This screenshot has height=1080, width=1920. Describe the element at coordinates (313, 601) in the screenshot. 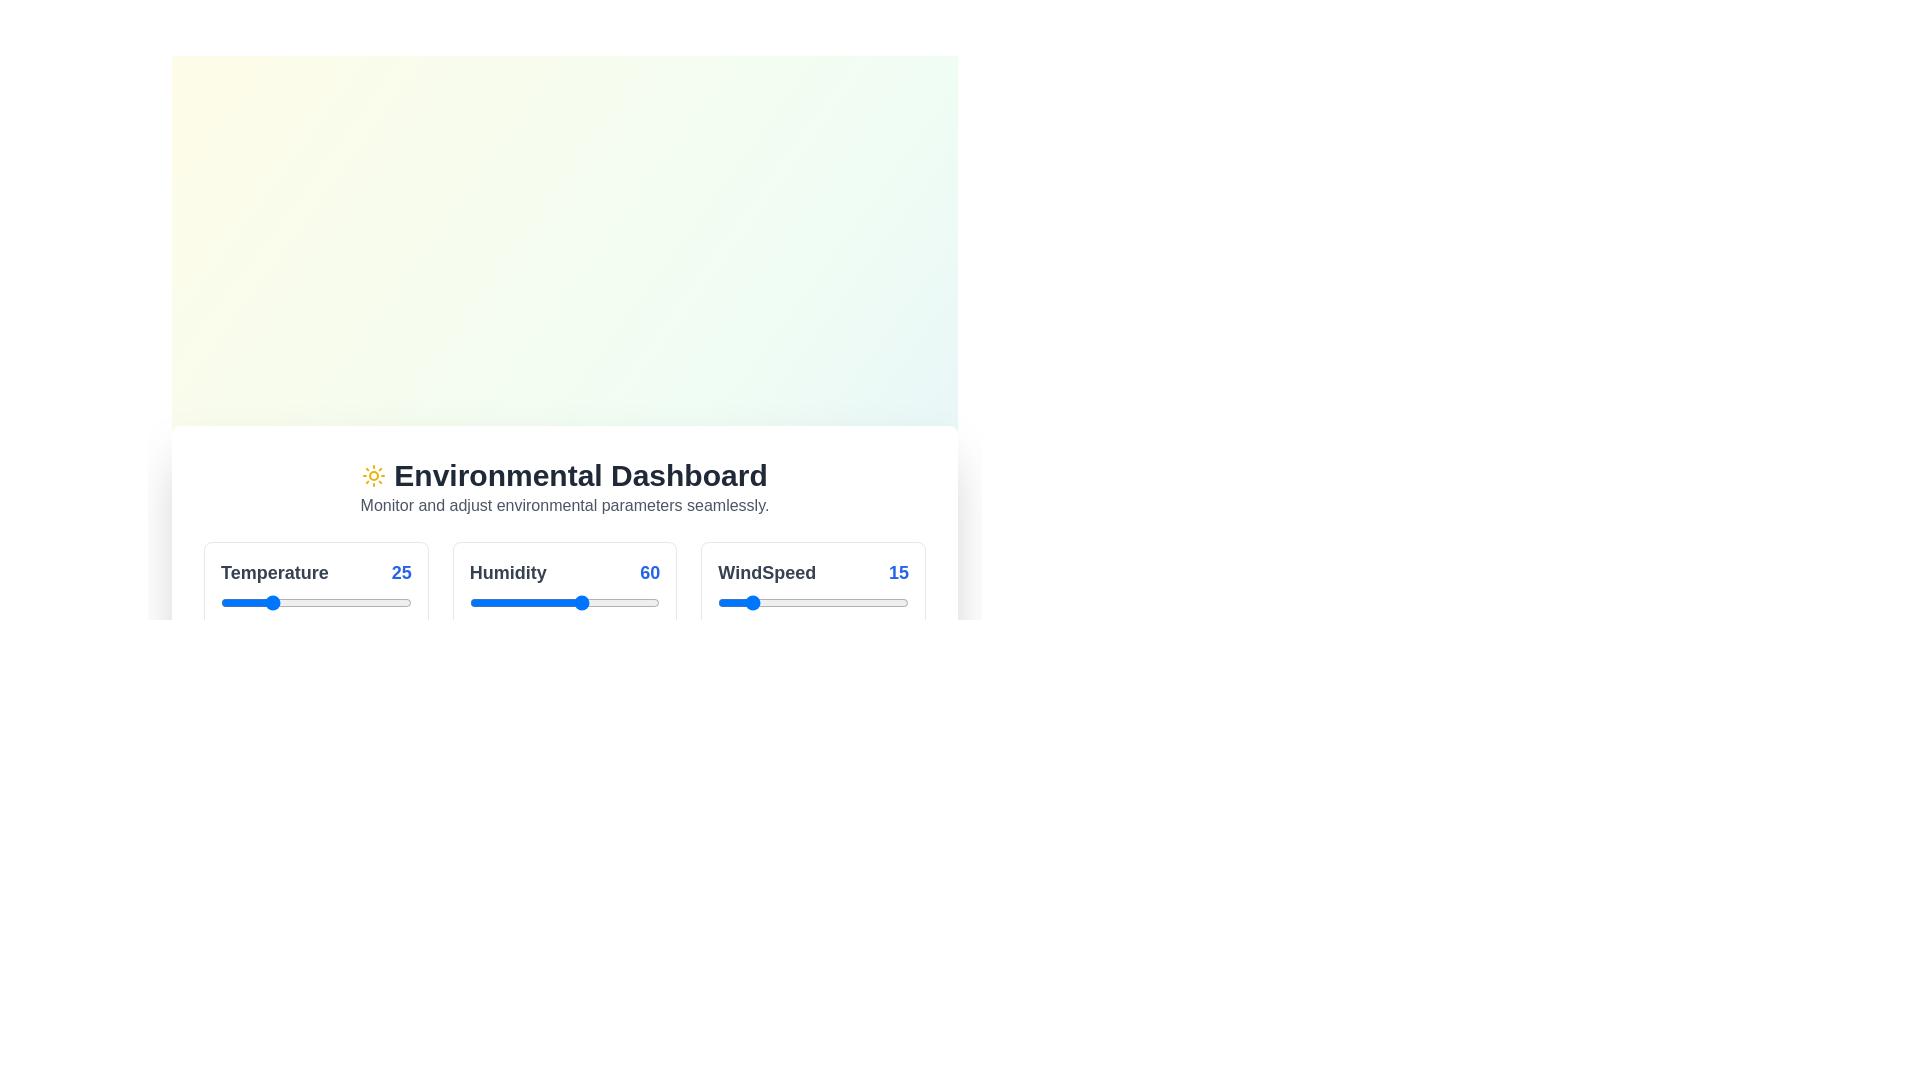

I see `the temperature` at that location.